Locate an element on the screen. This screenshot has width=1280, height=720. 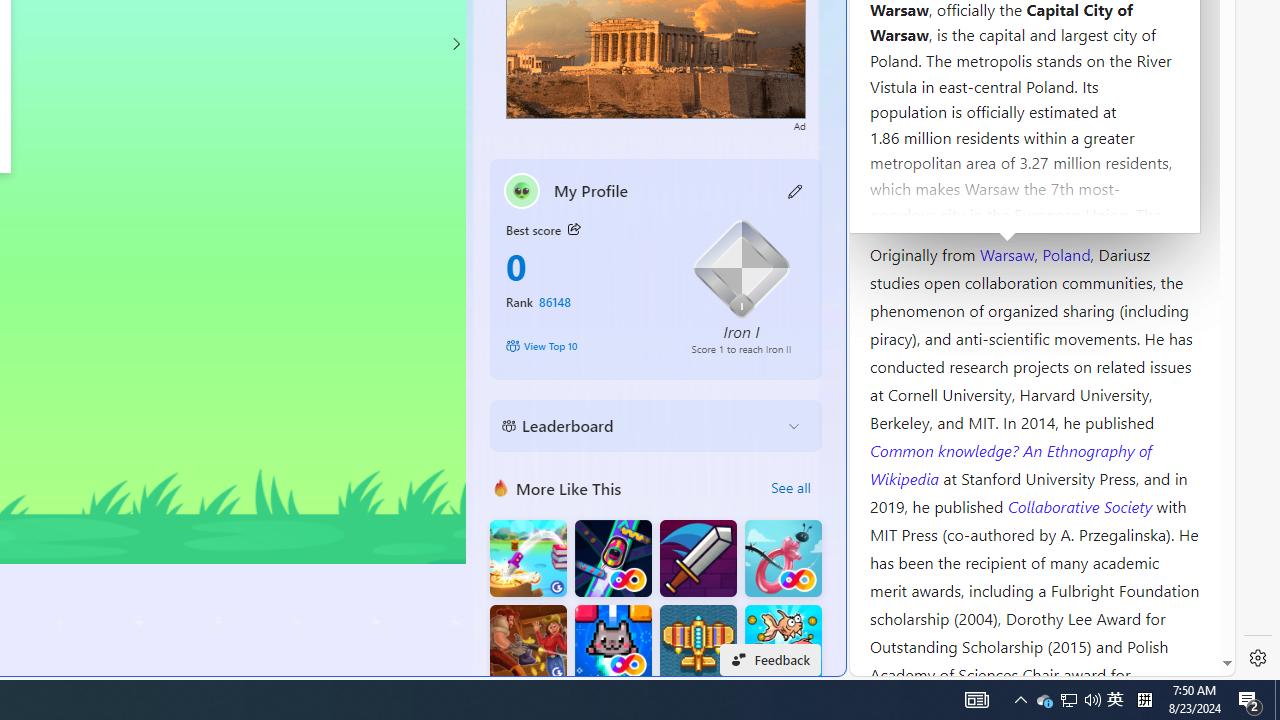
'Collaborative Society ' is located at coordinates (1081, 504).